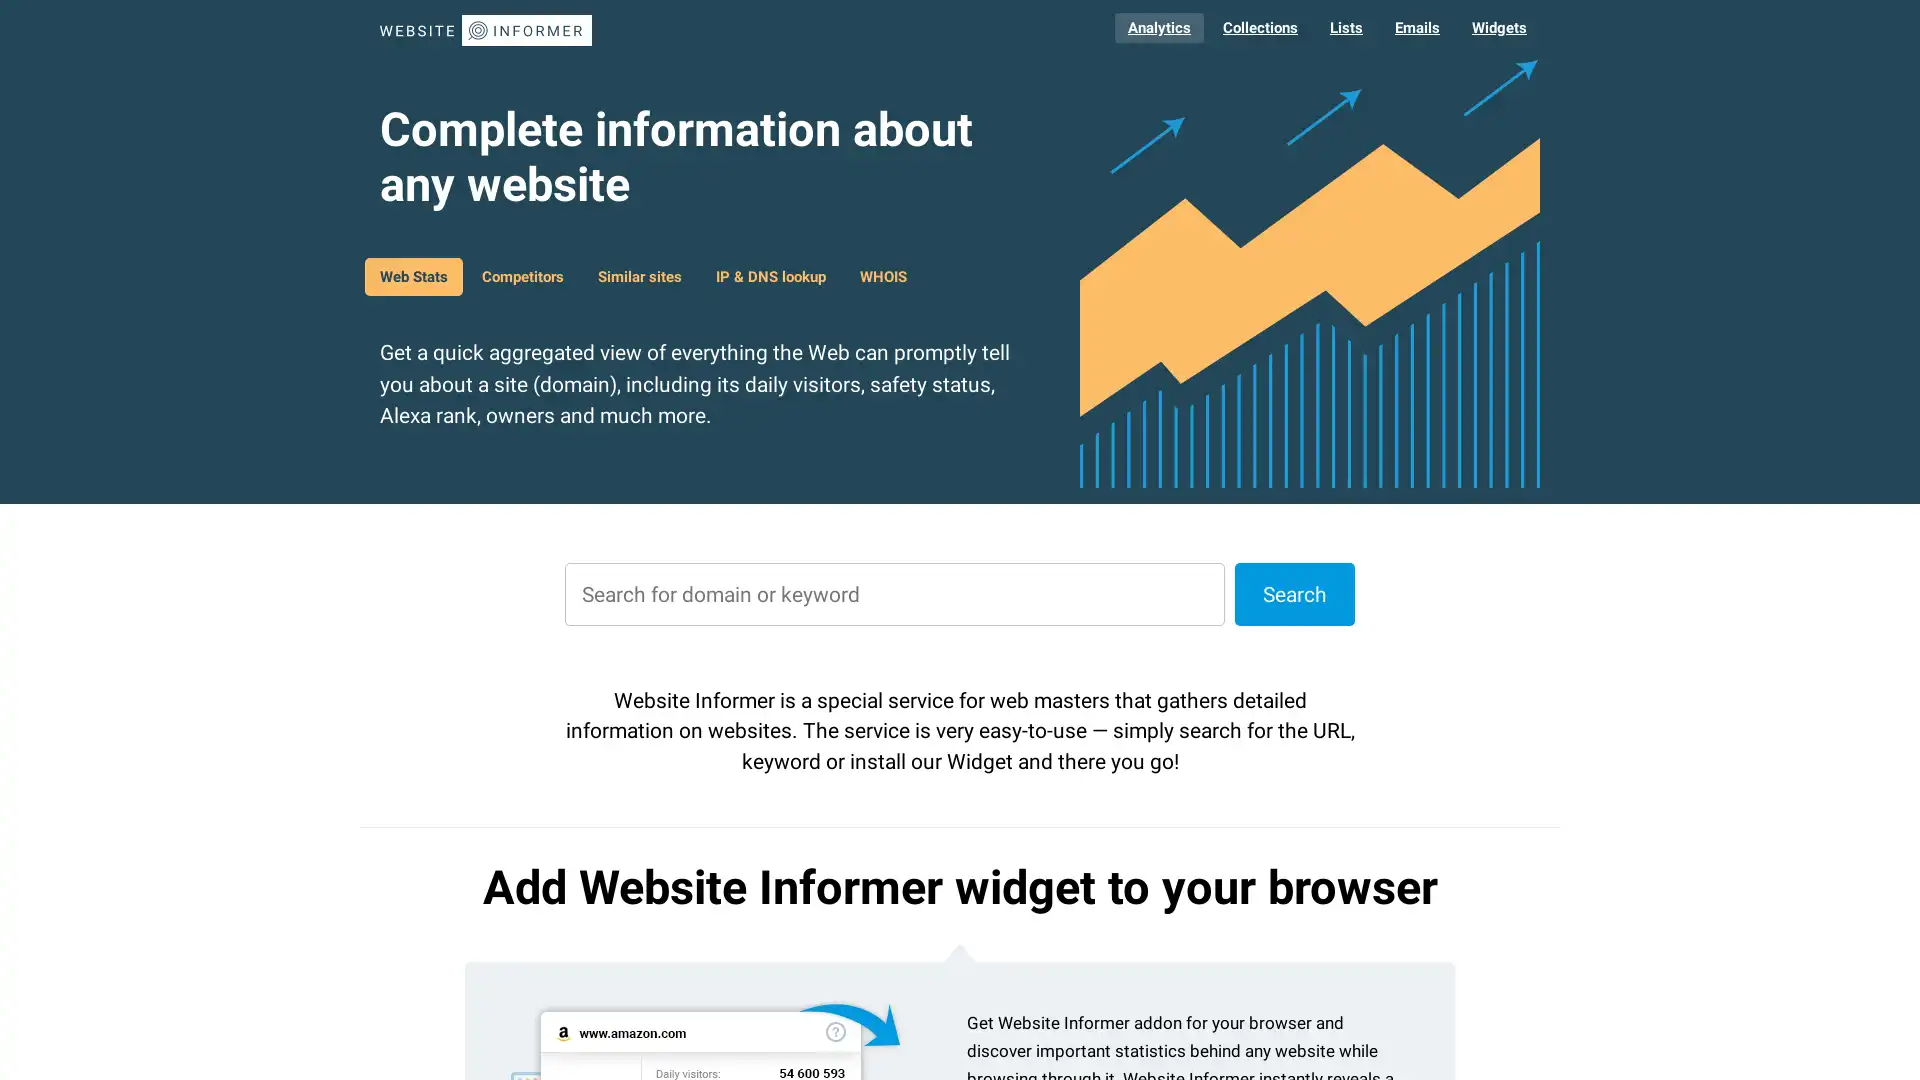 The width and height of the screenshot is (1920, 1080). I want to click on Search, so click(1295, 593).